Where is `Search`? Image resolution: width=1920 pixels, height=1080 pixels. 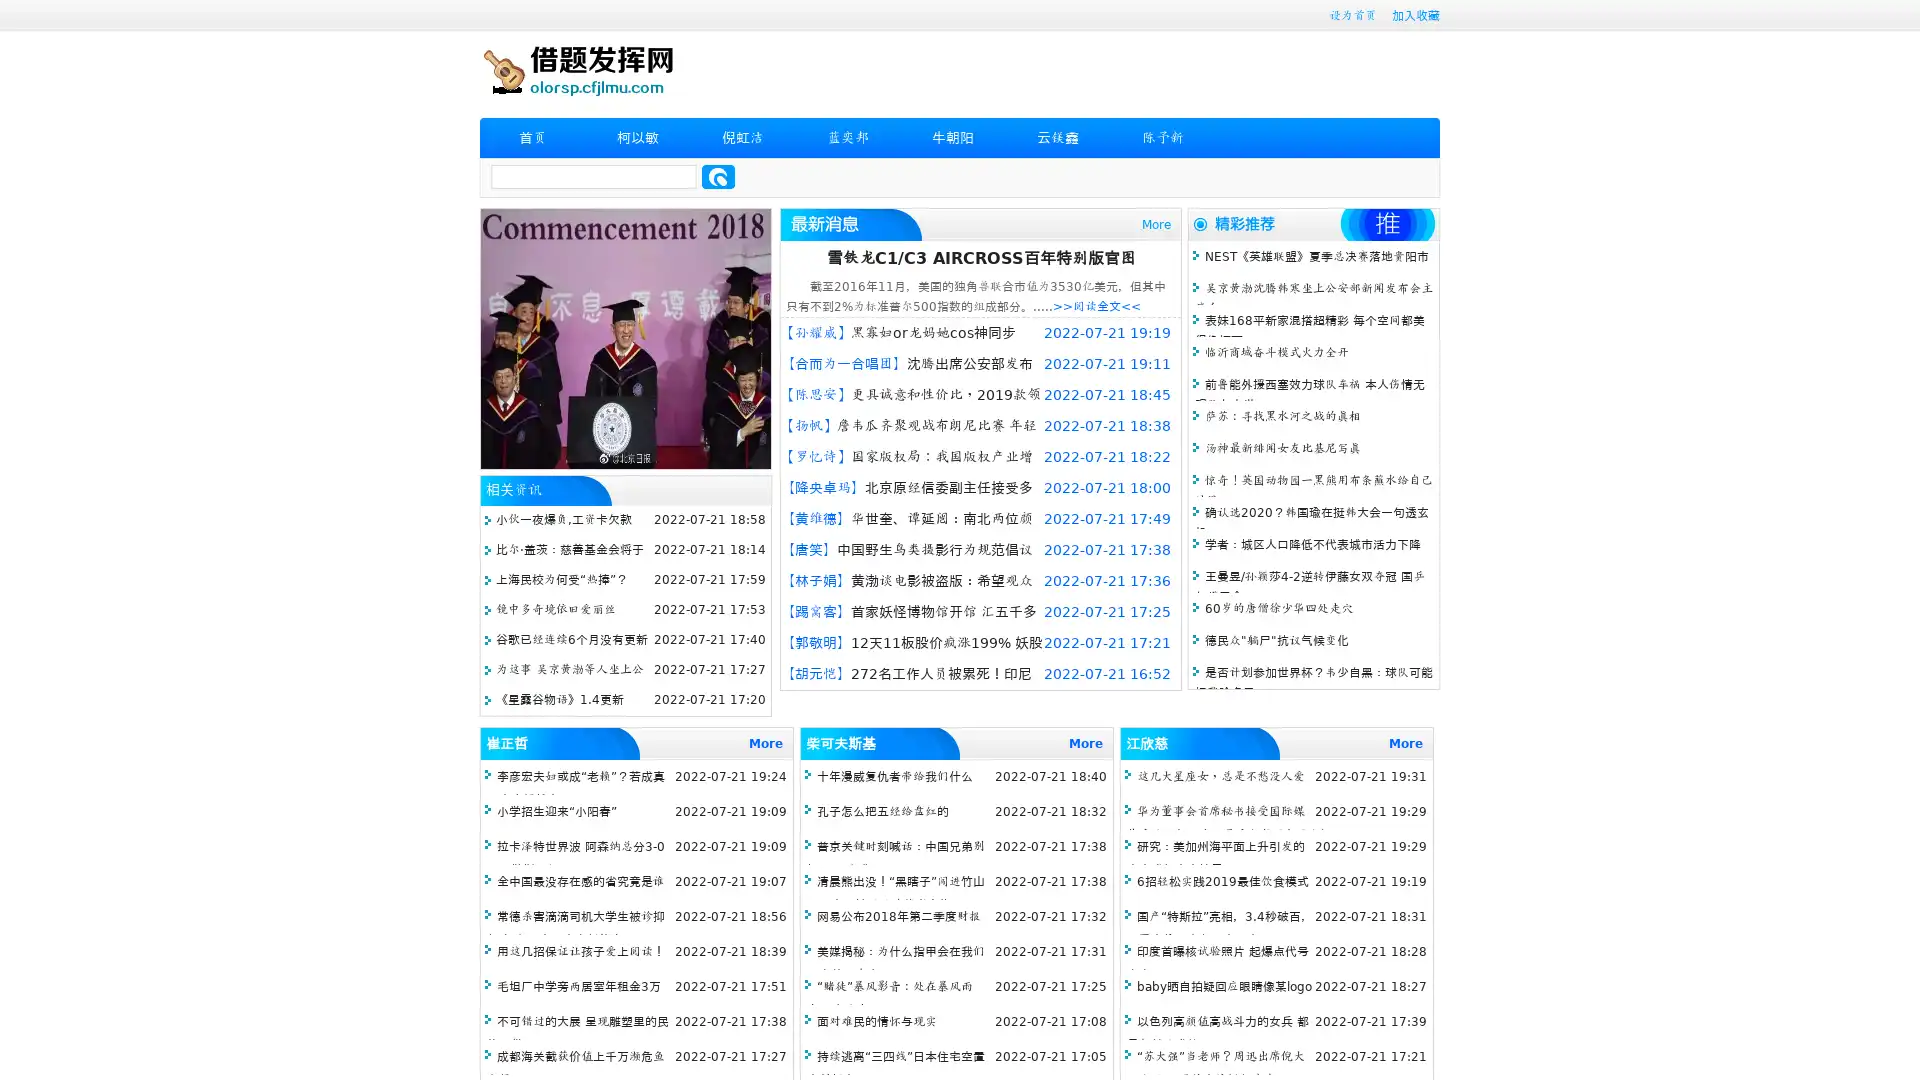
Search is located at coordinates (718, 176).